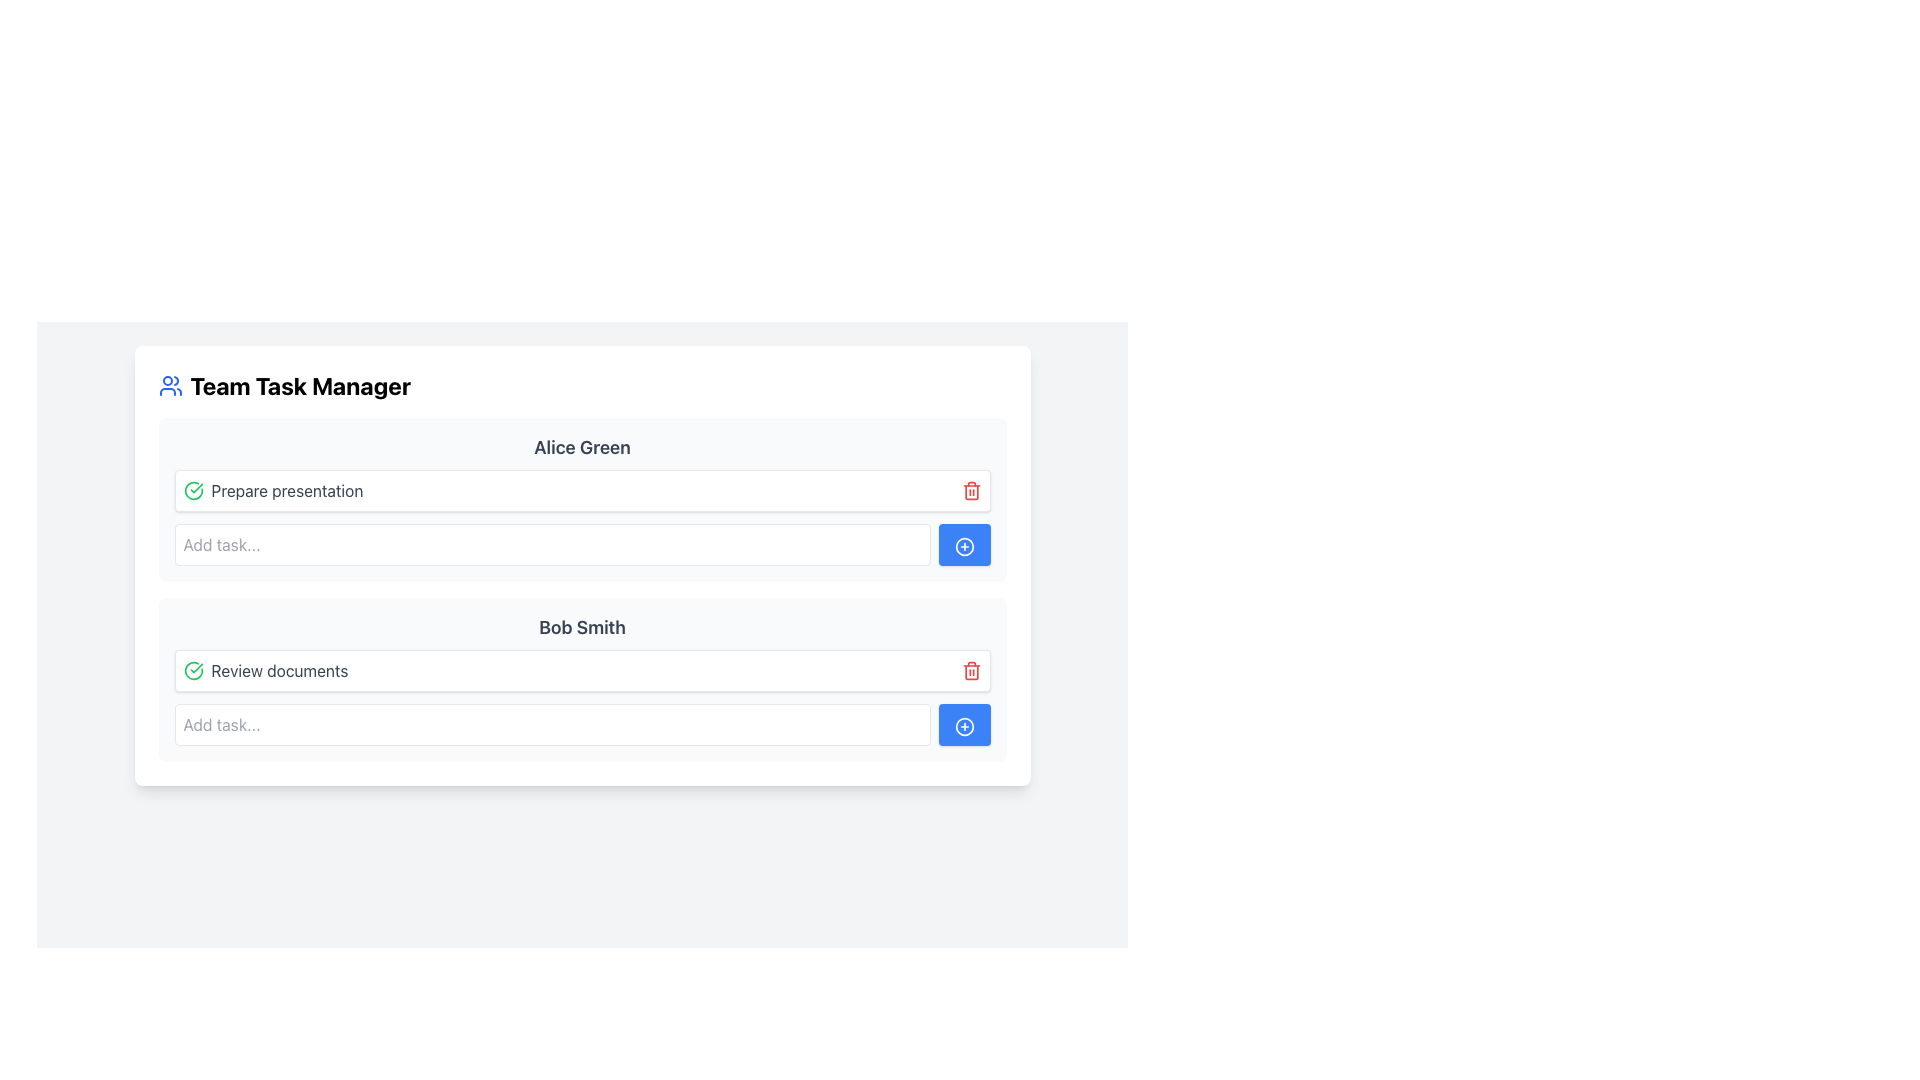 This screenshot has height=1080, width=1920. What do you see at coordinates (971, 671) in the screenshot?
I see `the delete button located in the 'Review documents' task row, positioned on the far right, adjacent to the blue circular button with a plus sign, to observe a change in shade` at bounding box center [971, 671].